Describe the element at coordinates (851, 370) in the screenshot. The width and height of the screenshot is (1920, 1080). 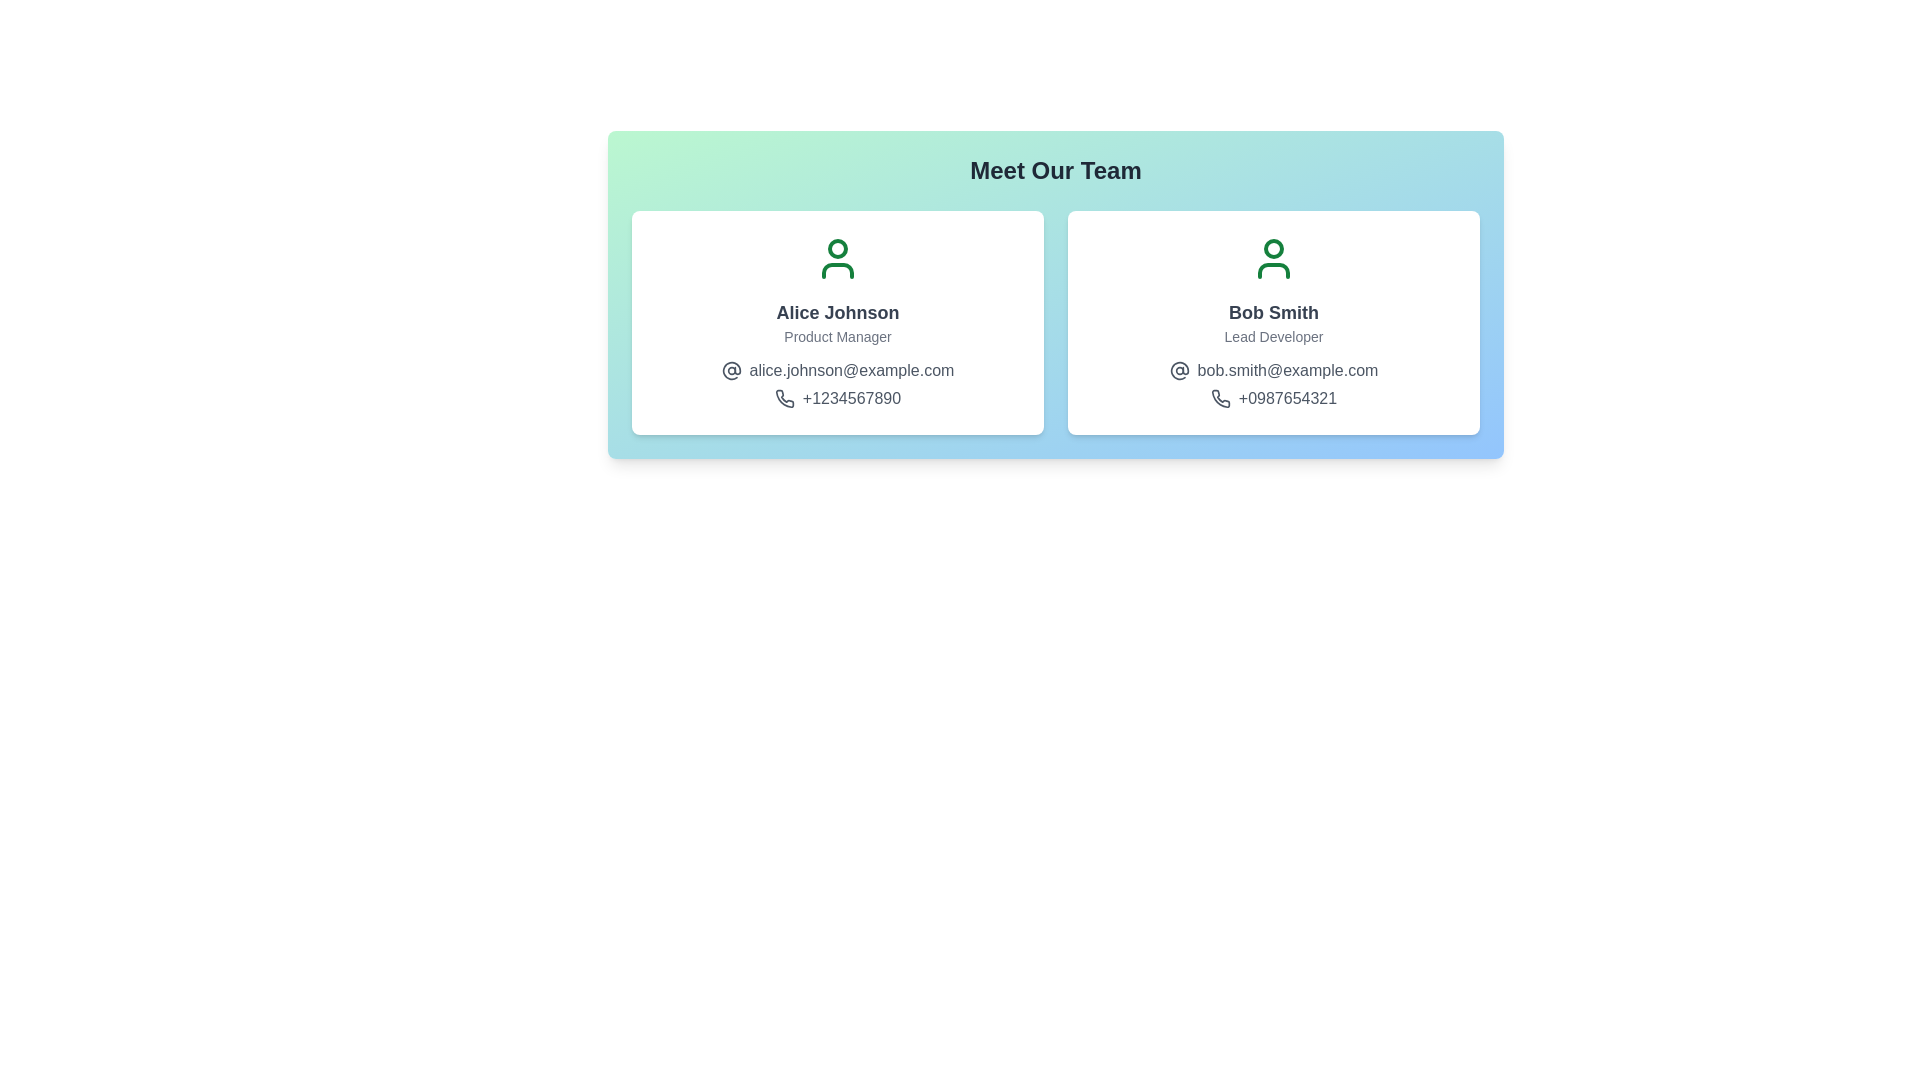
I see `on the email address 'alice.johnson@example.com' displayed in gray text below 'Alice Johnson' in the bottom-left section of the left card` at that location.